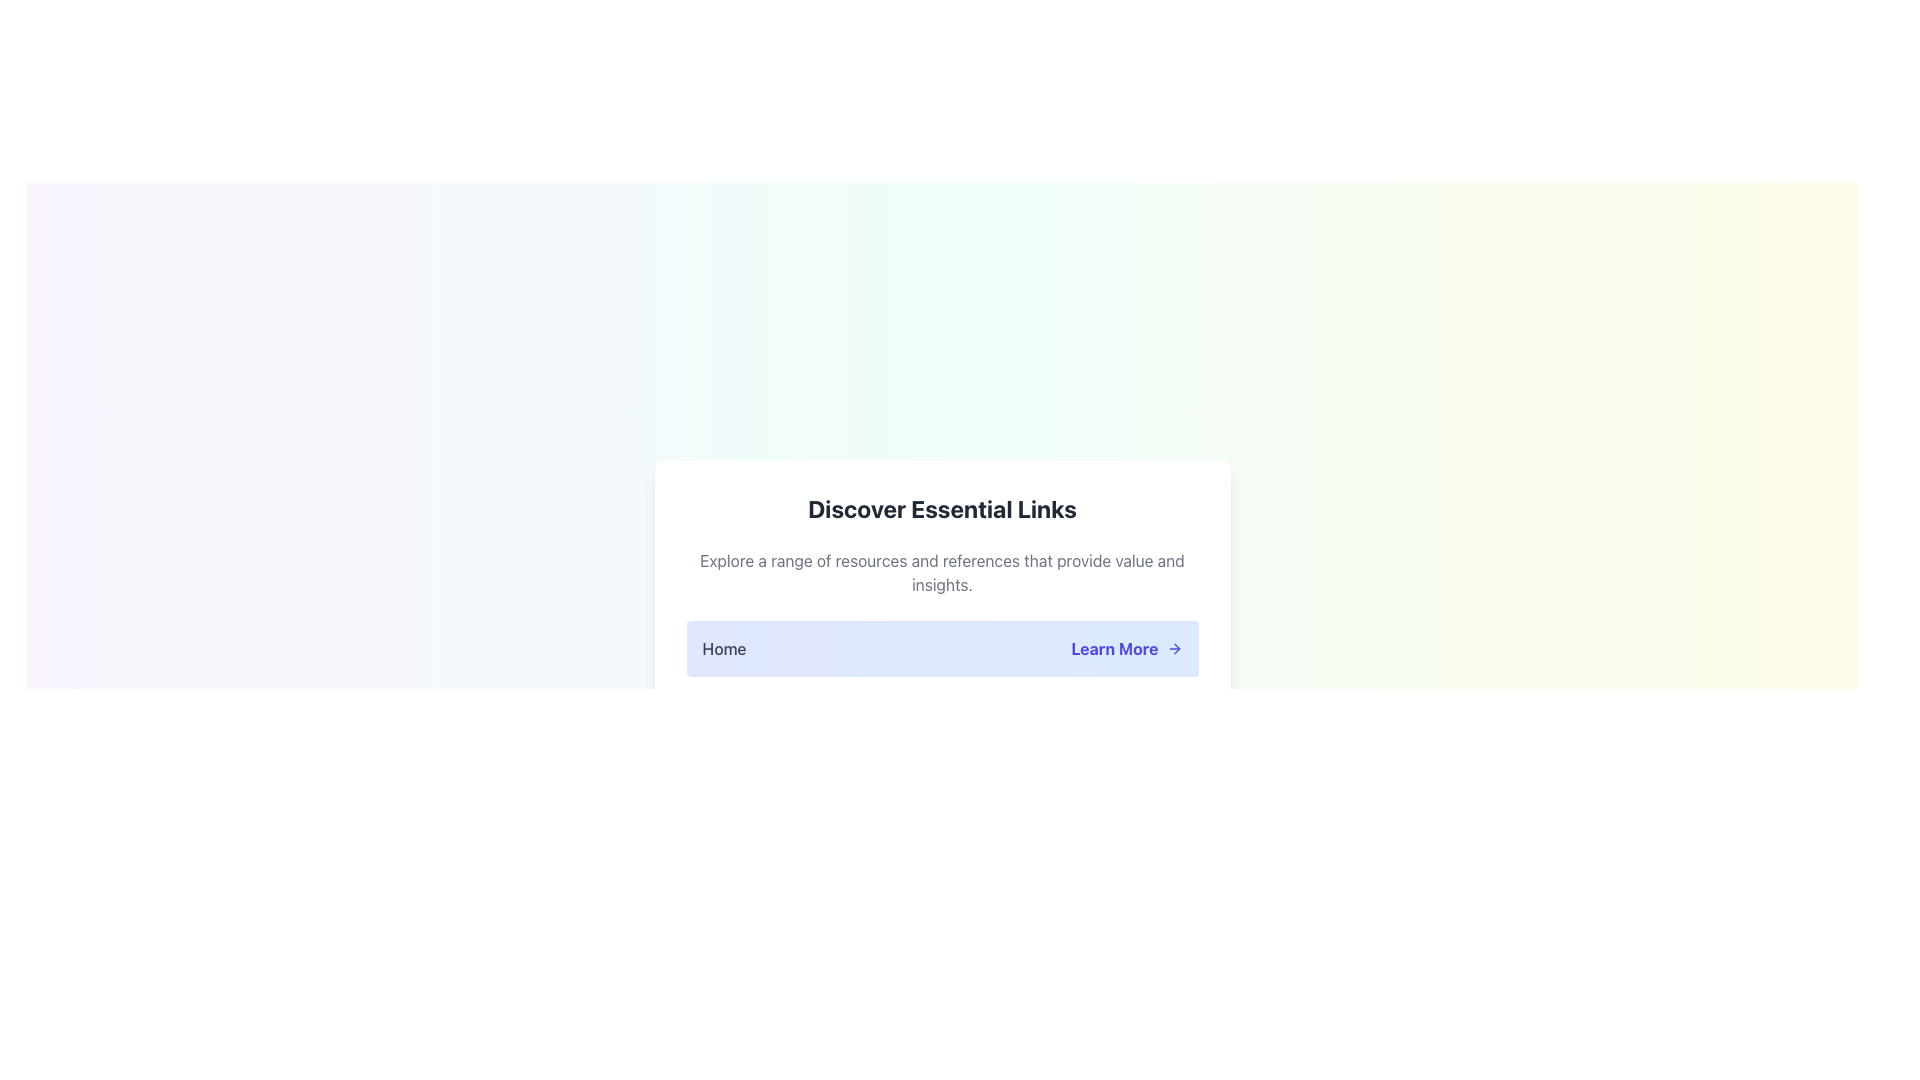  What do you see at coordinates (1127, 648) in the screenshot?
I see `the hyperlink located in the blue gradient box on the right side, next to the 'Home' text` at bounding box center [1127, 648].